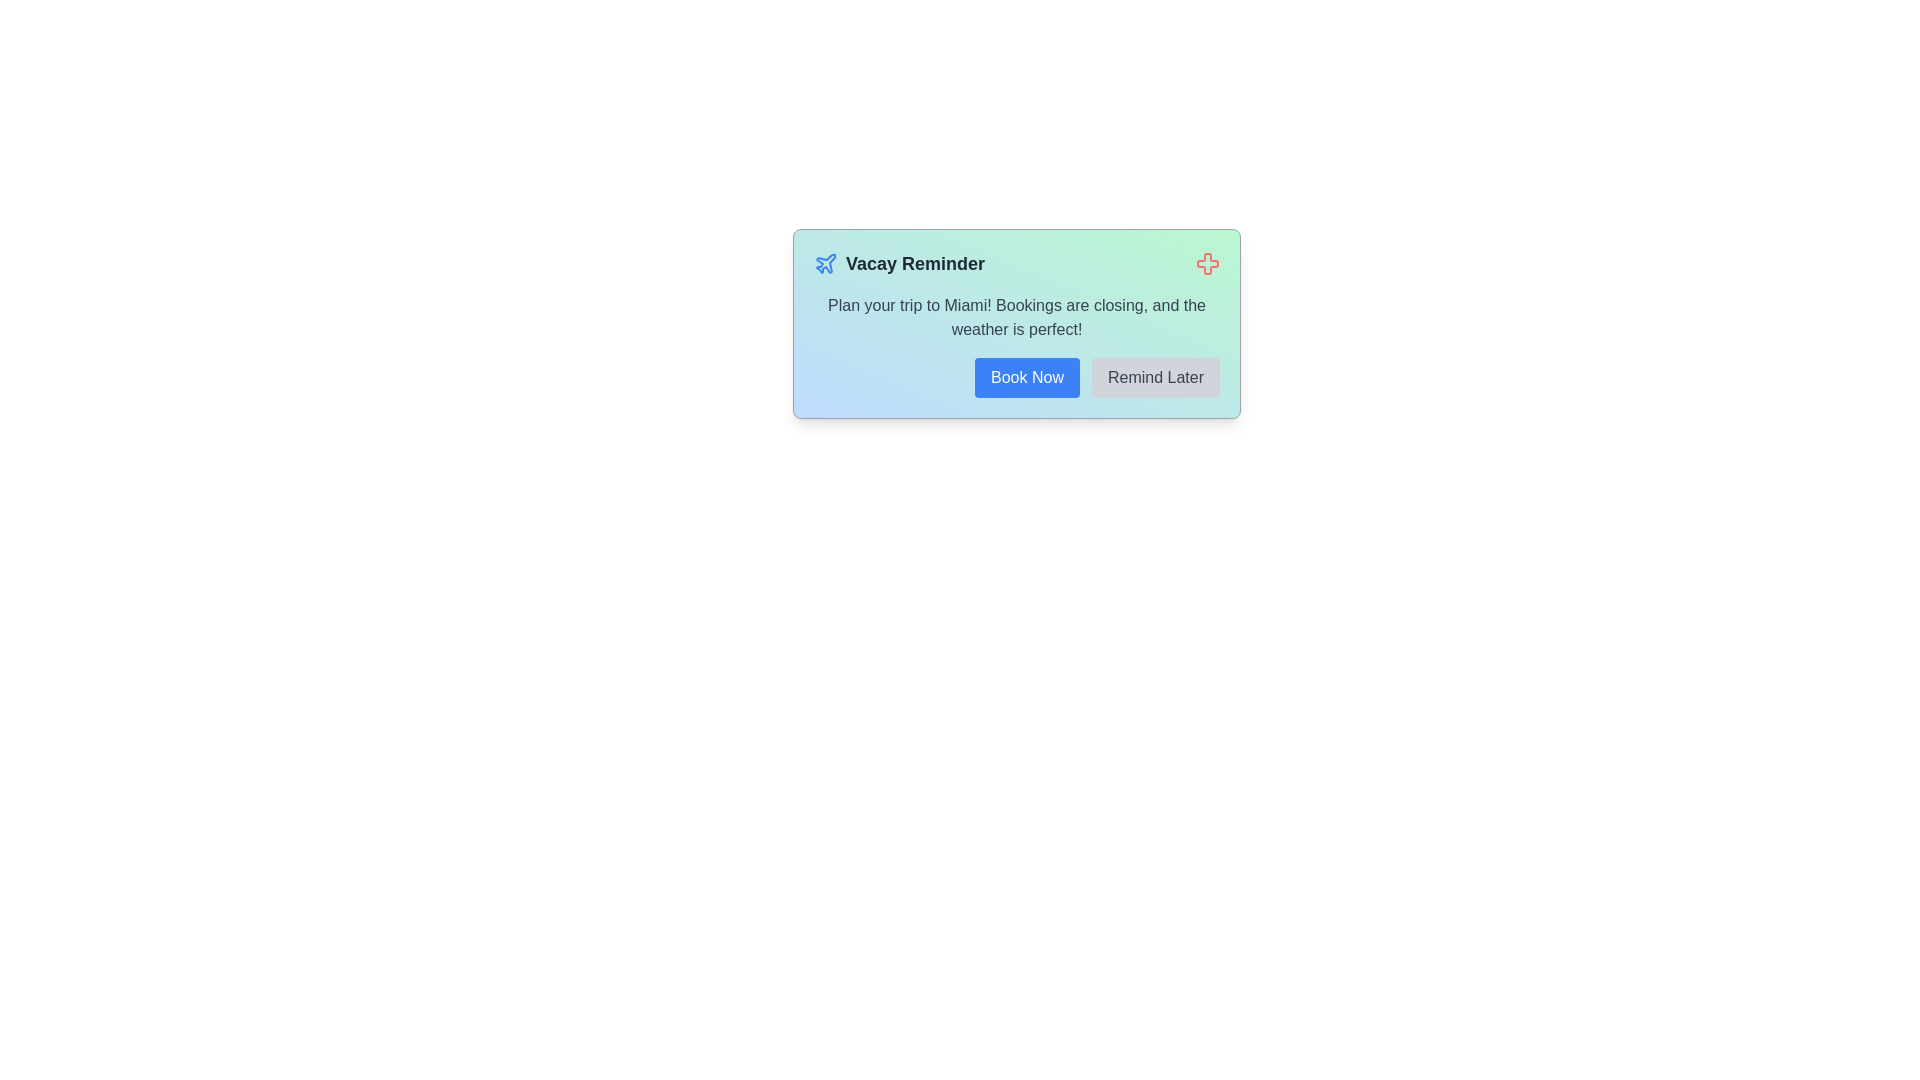 Image resolution: width=1920 pixels, height=1080 pixels. I want to click on the 'Book Now' button located on the left side of the button group beneath the text 'Plan your trip to Miami! Bookings are closing, and the weather is perfect!', so click(1017, 378).